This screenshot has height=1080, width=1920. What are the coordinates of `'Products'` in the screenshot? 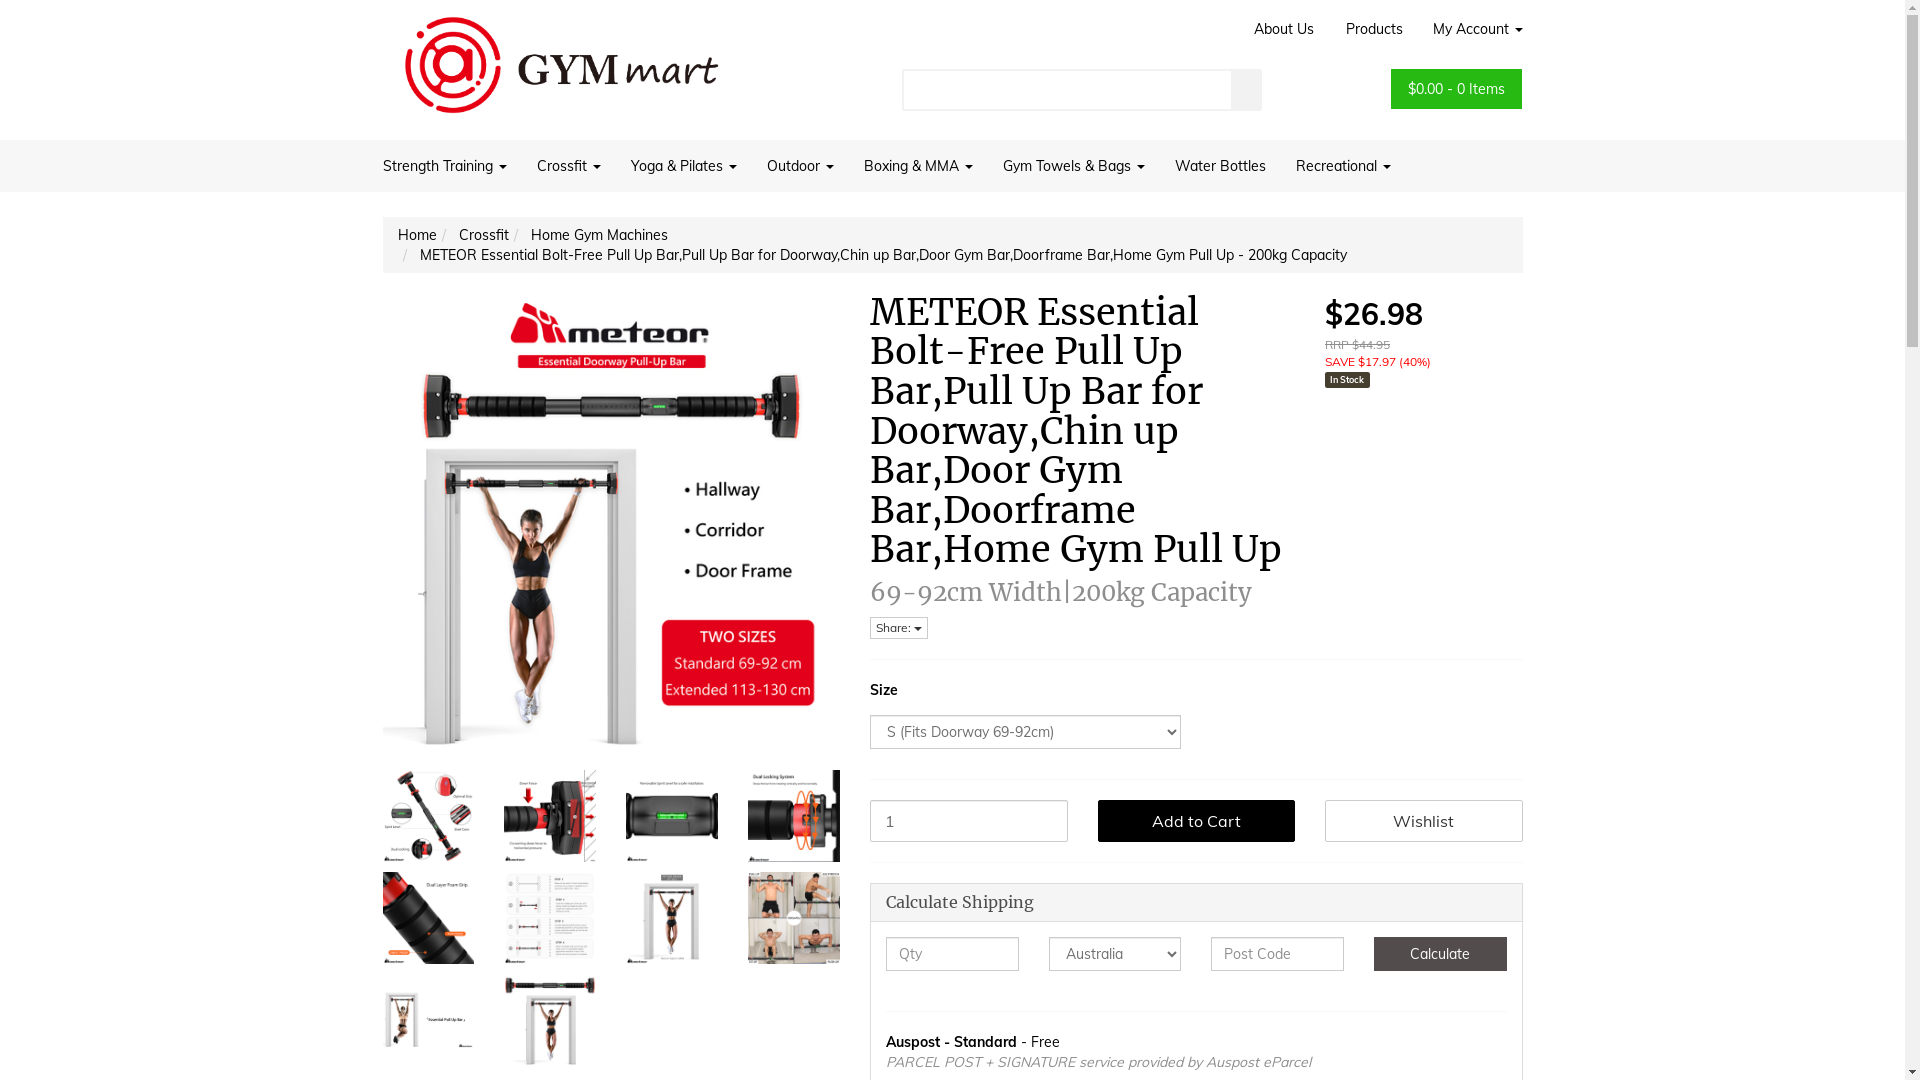 It's located at (1329, 29).